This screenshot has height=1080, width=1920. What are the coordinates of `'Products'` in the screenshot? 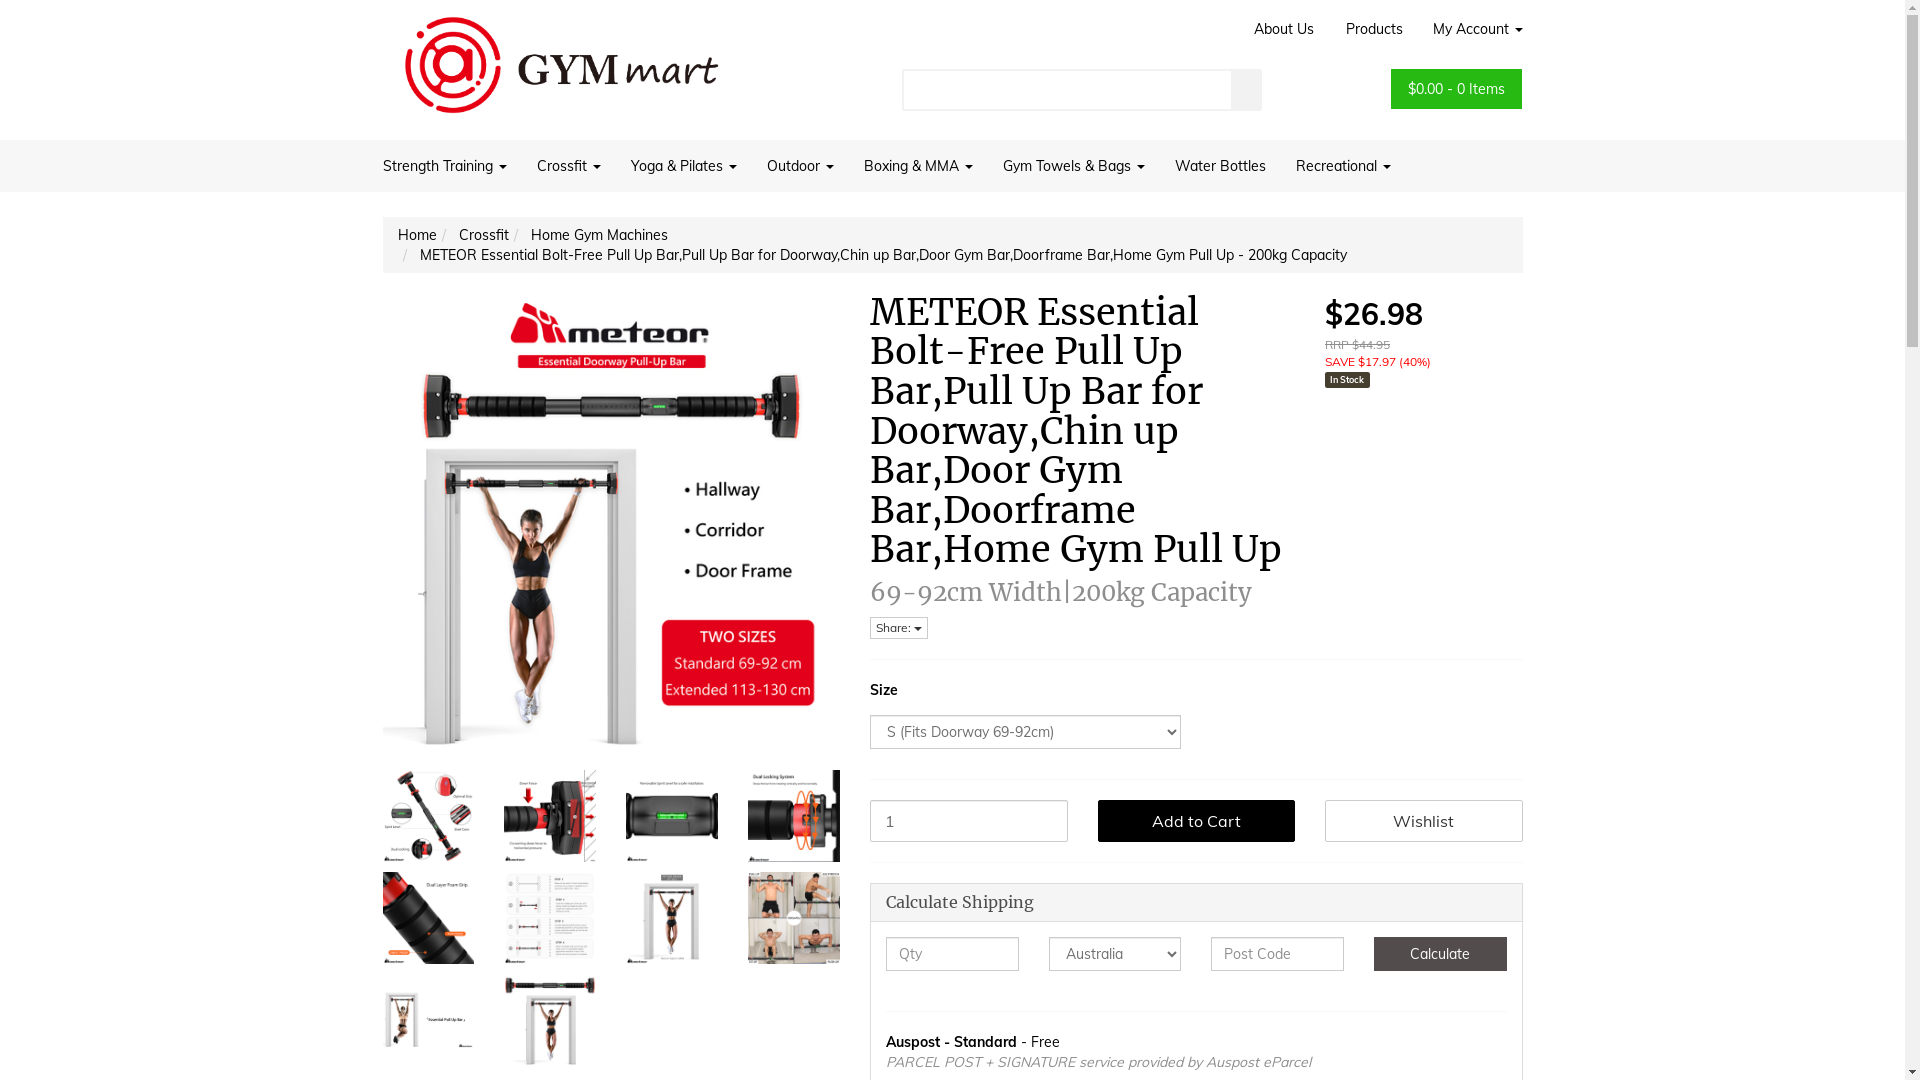 It's located at (1329, 29).